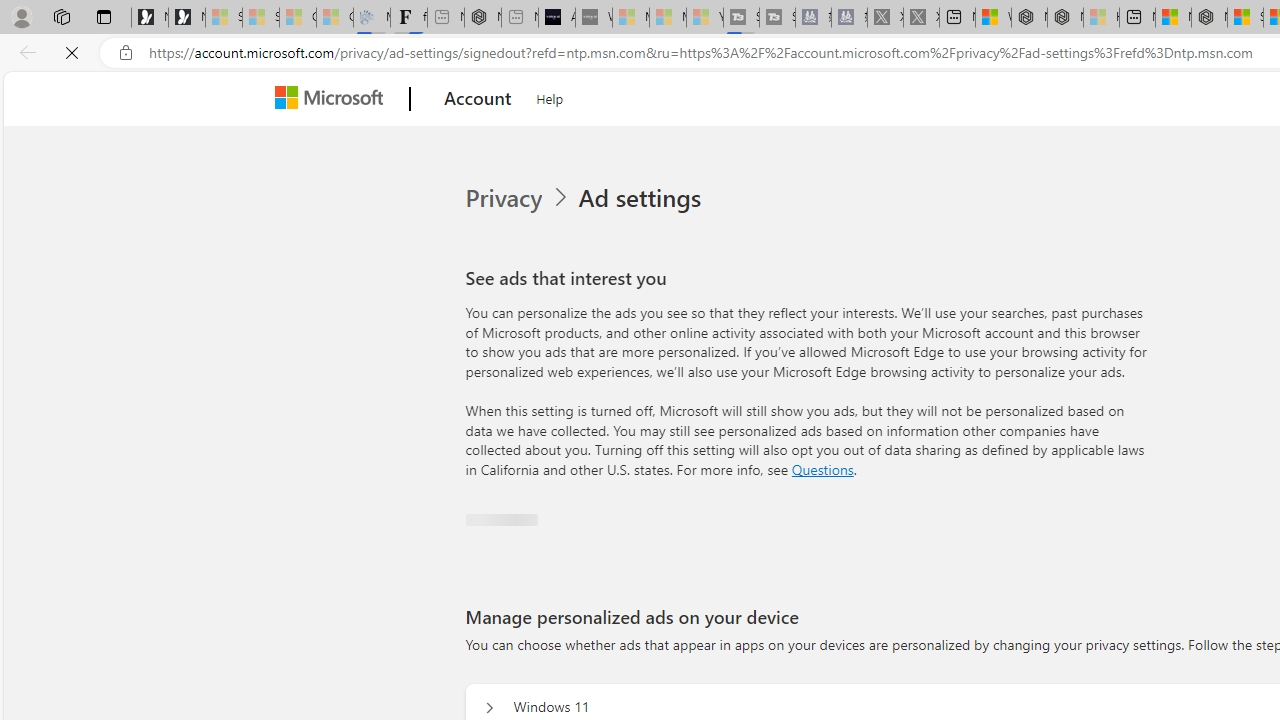 This screenshot has width=1280, height=720. What do you see at coordinates (592, 17) in the screenshot?
I see `'What'` at bounding box center [592, 17].